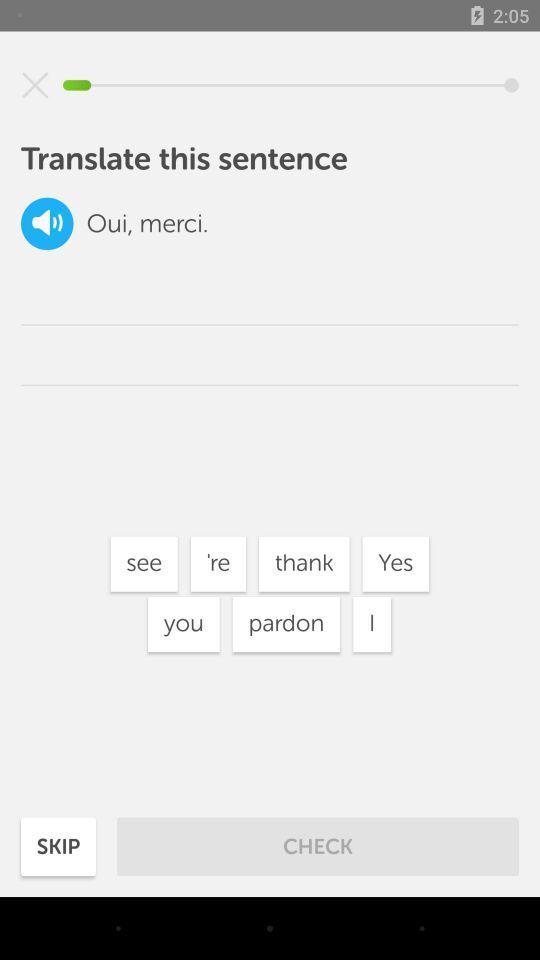 This screenshot has height=960, width=540. Describe the element at coordinates (47, 223) in the screenshot. I see `item next to the oui, item` at that location.